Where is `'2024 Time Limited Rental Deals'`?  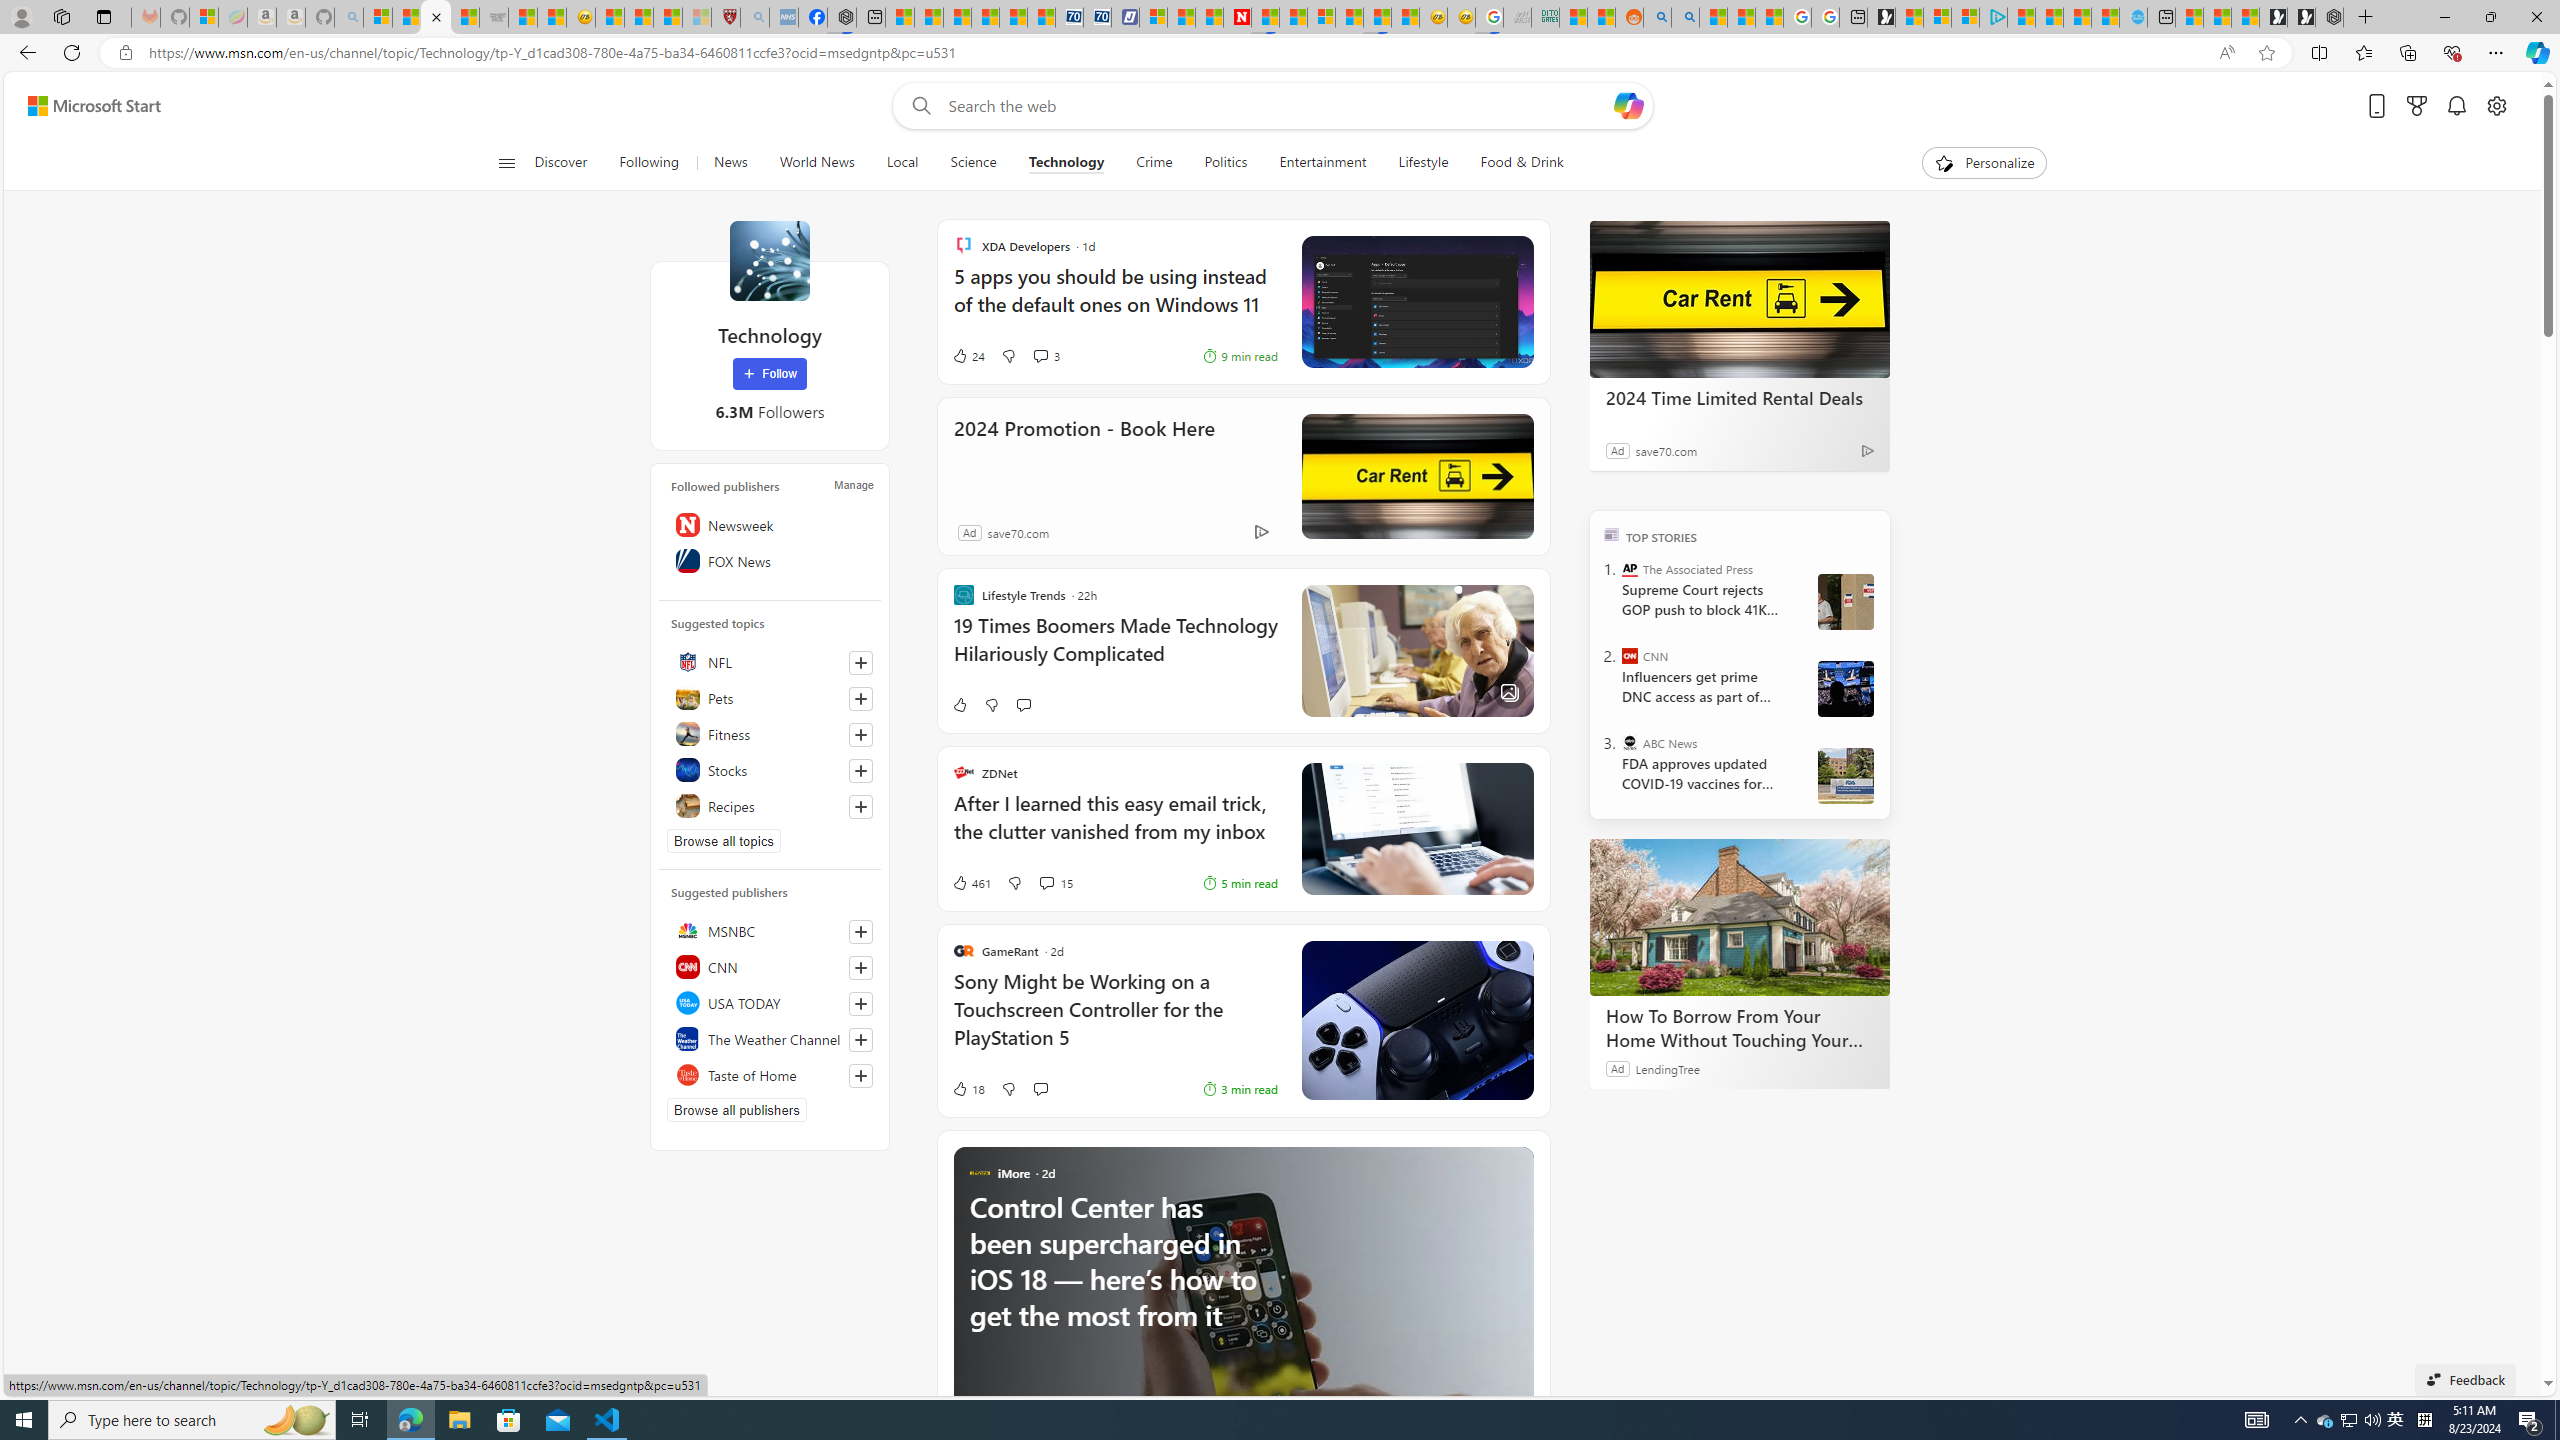
'2024 Time Limited Rental Deals' is located at coordinates (1738, 298).